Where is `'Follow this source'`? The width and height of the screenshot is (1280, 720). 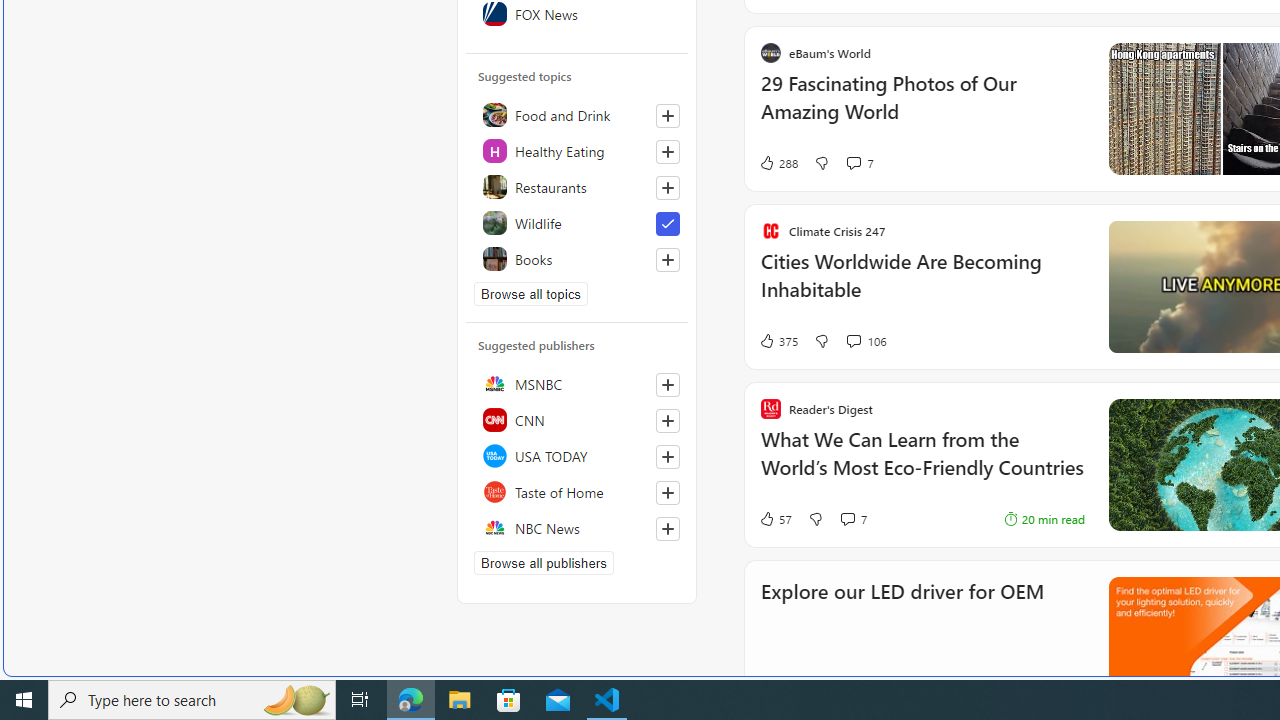 'Follow this source' is located at coordinates (667, 527).